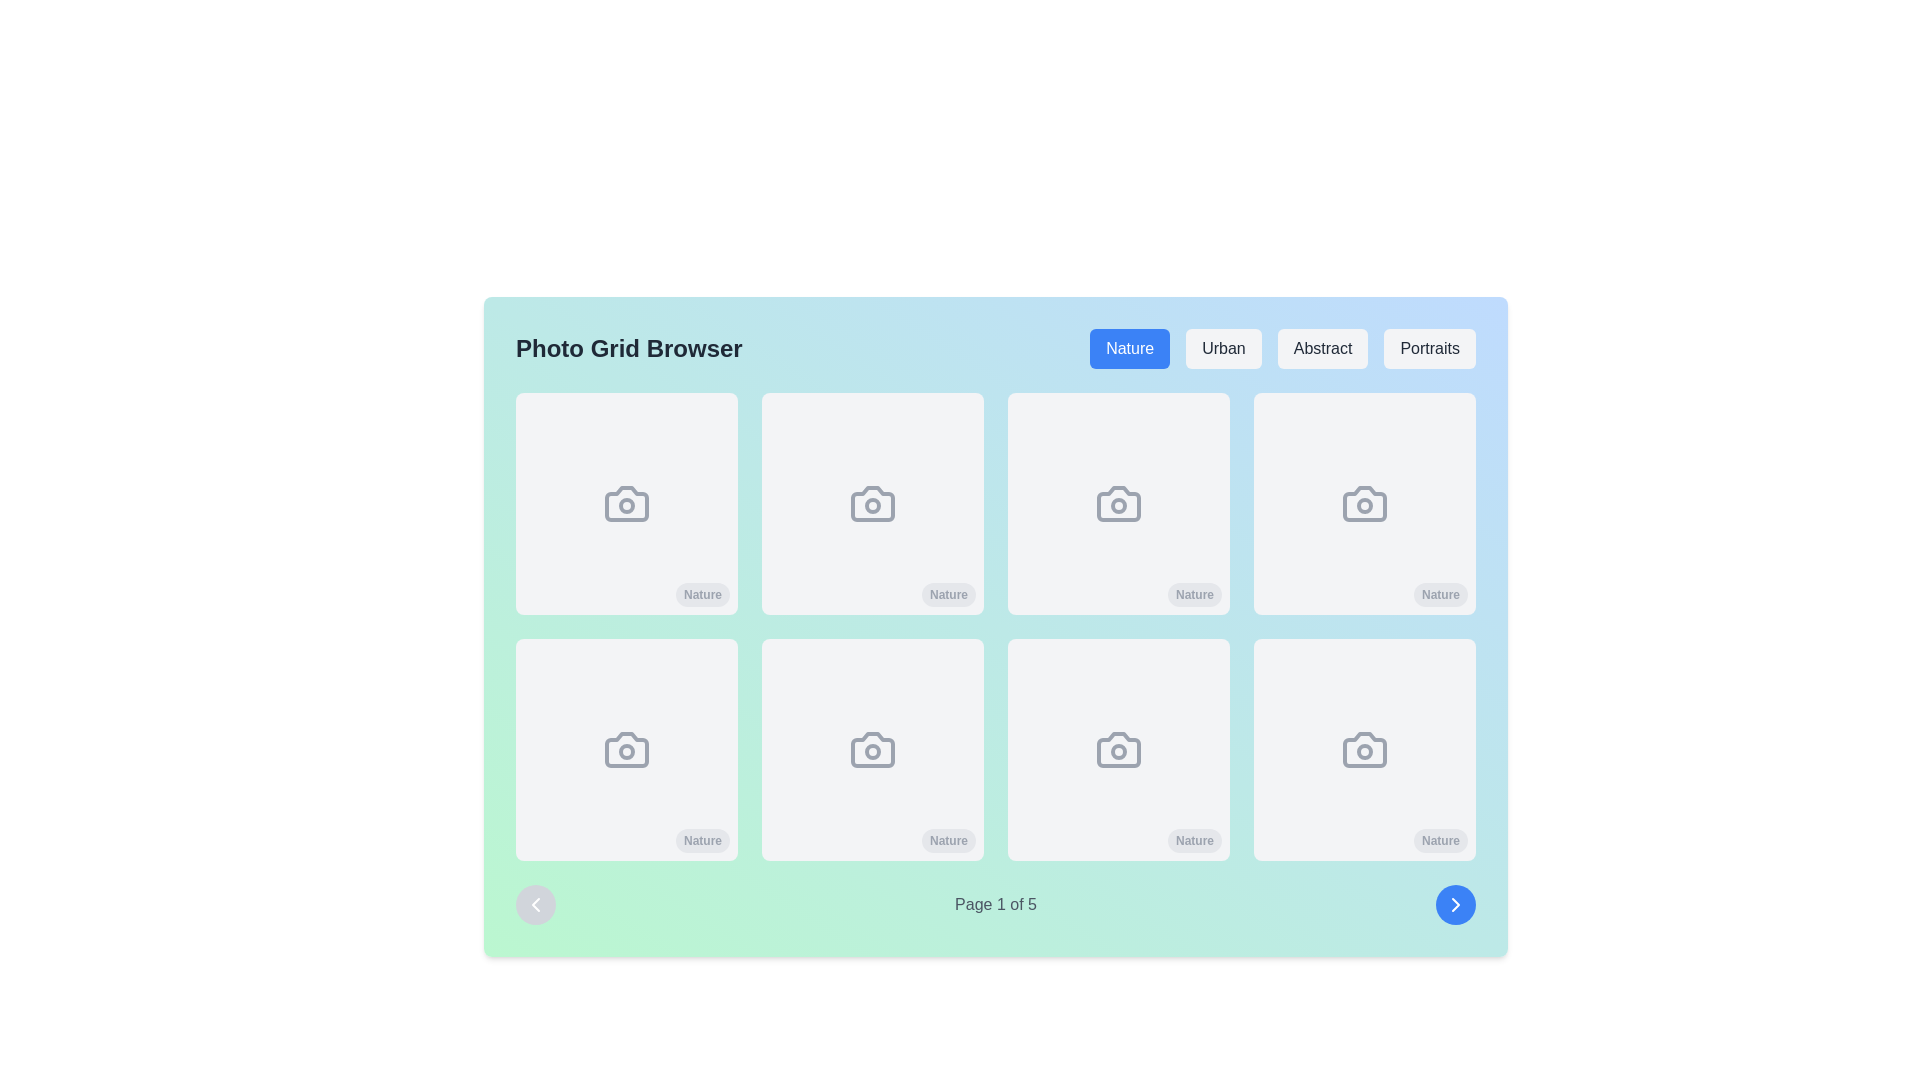 This screenshot has height=1080, width=1920. Describe the element at coordinates (1363, 752) in the screenshot. I see `the SVG circle that represents the lens or focus area of the camera icon, which is centrally positioned within the camera icon's viewport` at that location.